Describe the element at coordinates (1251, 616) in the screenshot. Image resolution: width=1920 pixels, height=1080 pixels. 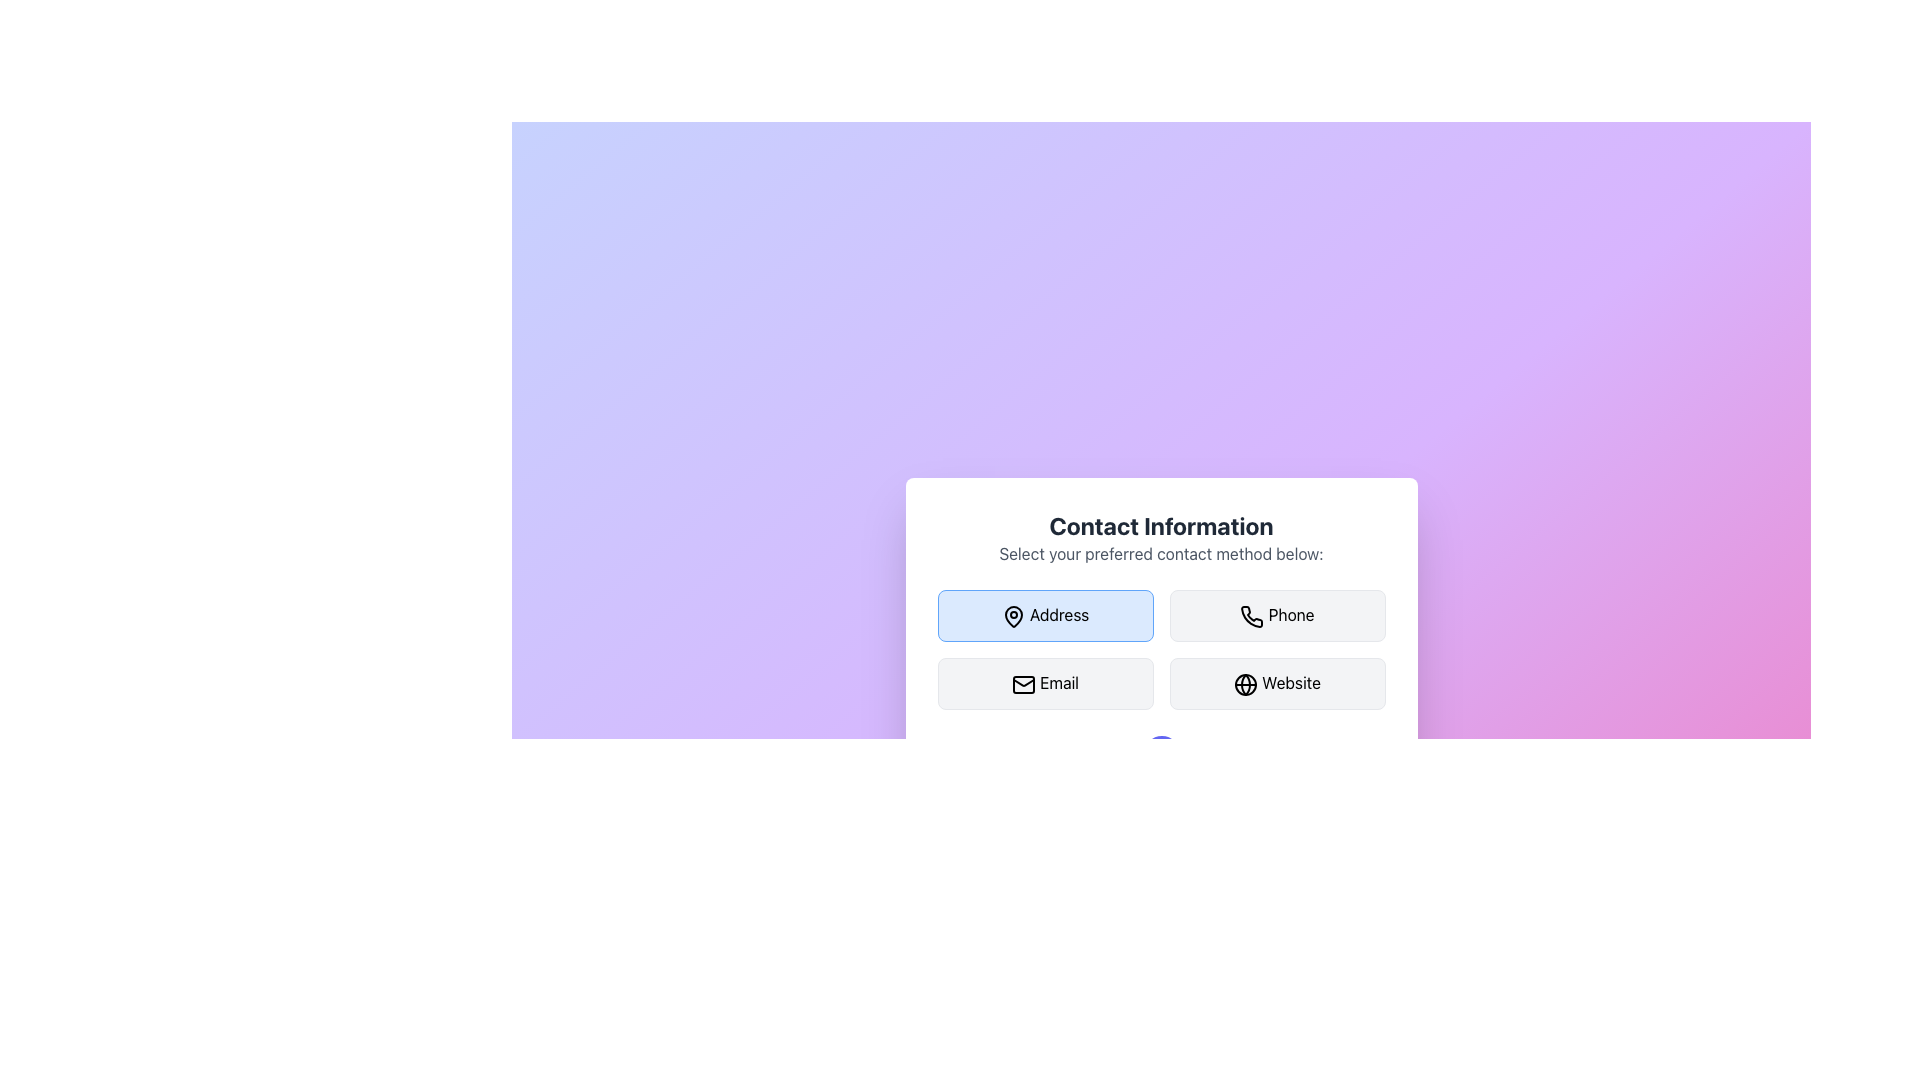
I see `the telephone receiver icon within the 'Phone' button in the contact method selection interface, located in the top-right corner of the options` at that location.